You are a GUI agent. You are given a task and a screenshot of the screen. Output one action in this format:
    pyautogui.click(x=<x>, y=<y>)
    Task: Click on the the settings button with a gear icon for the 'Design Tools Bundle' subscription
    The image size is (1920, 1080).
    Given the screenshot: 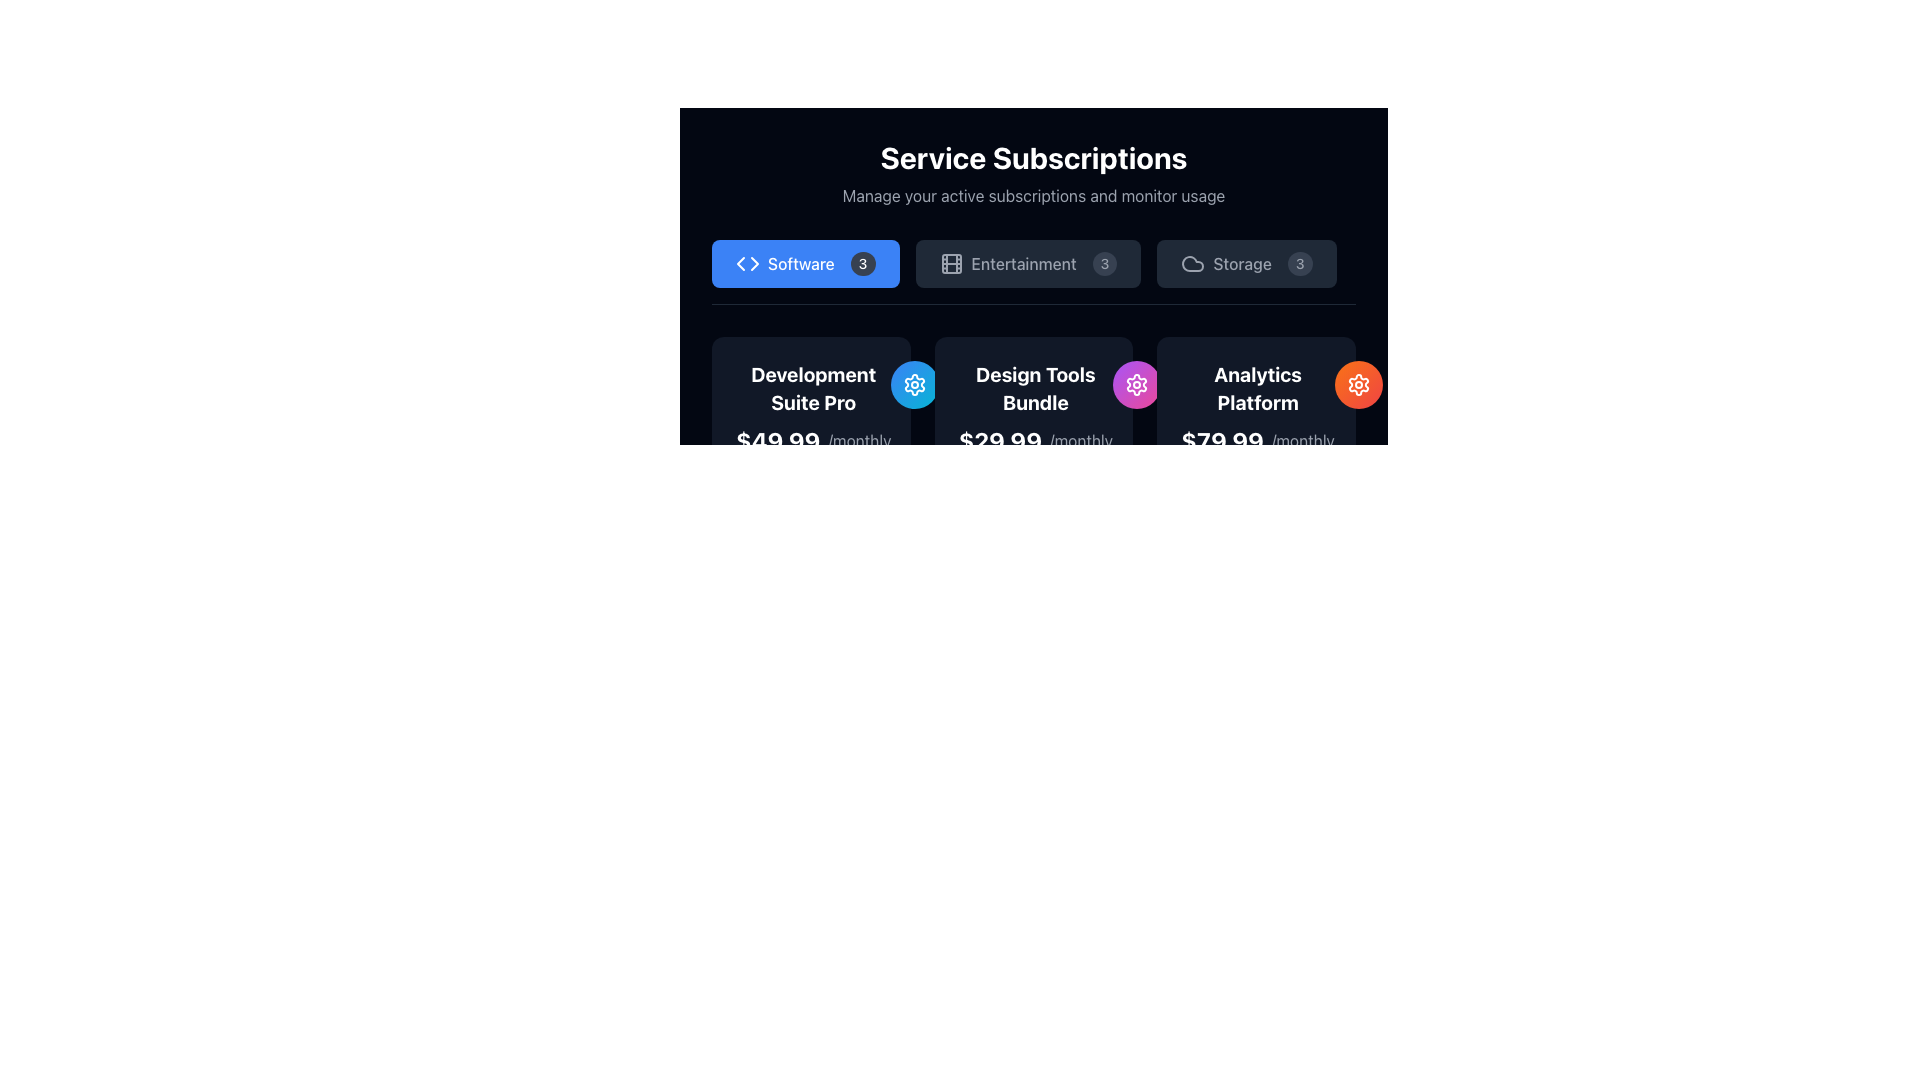 What is the action you would take?
    pyautogui.click(x=1137, y=385)
    